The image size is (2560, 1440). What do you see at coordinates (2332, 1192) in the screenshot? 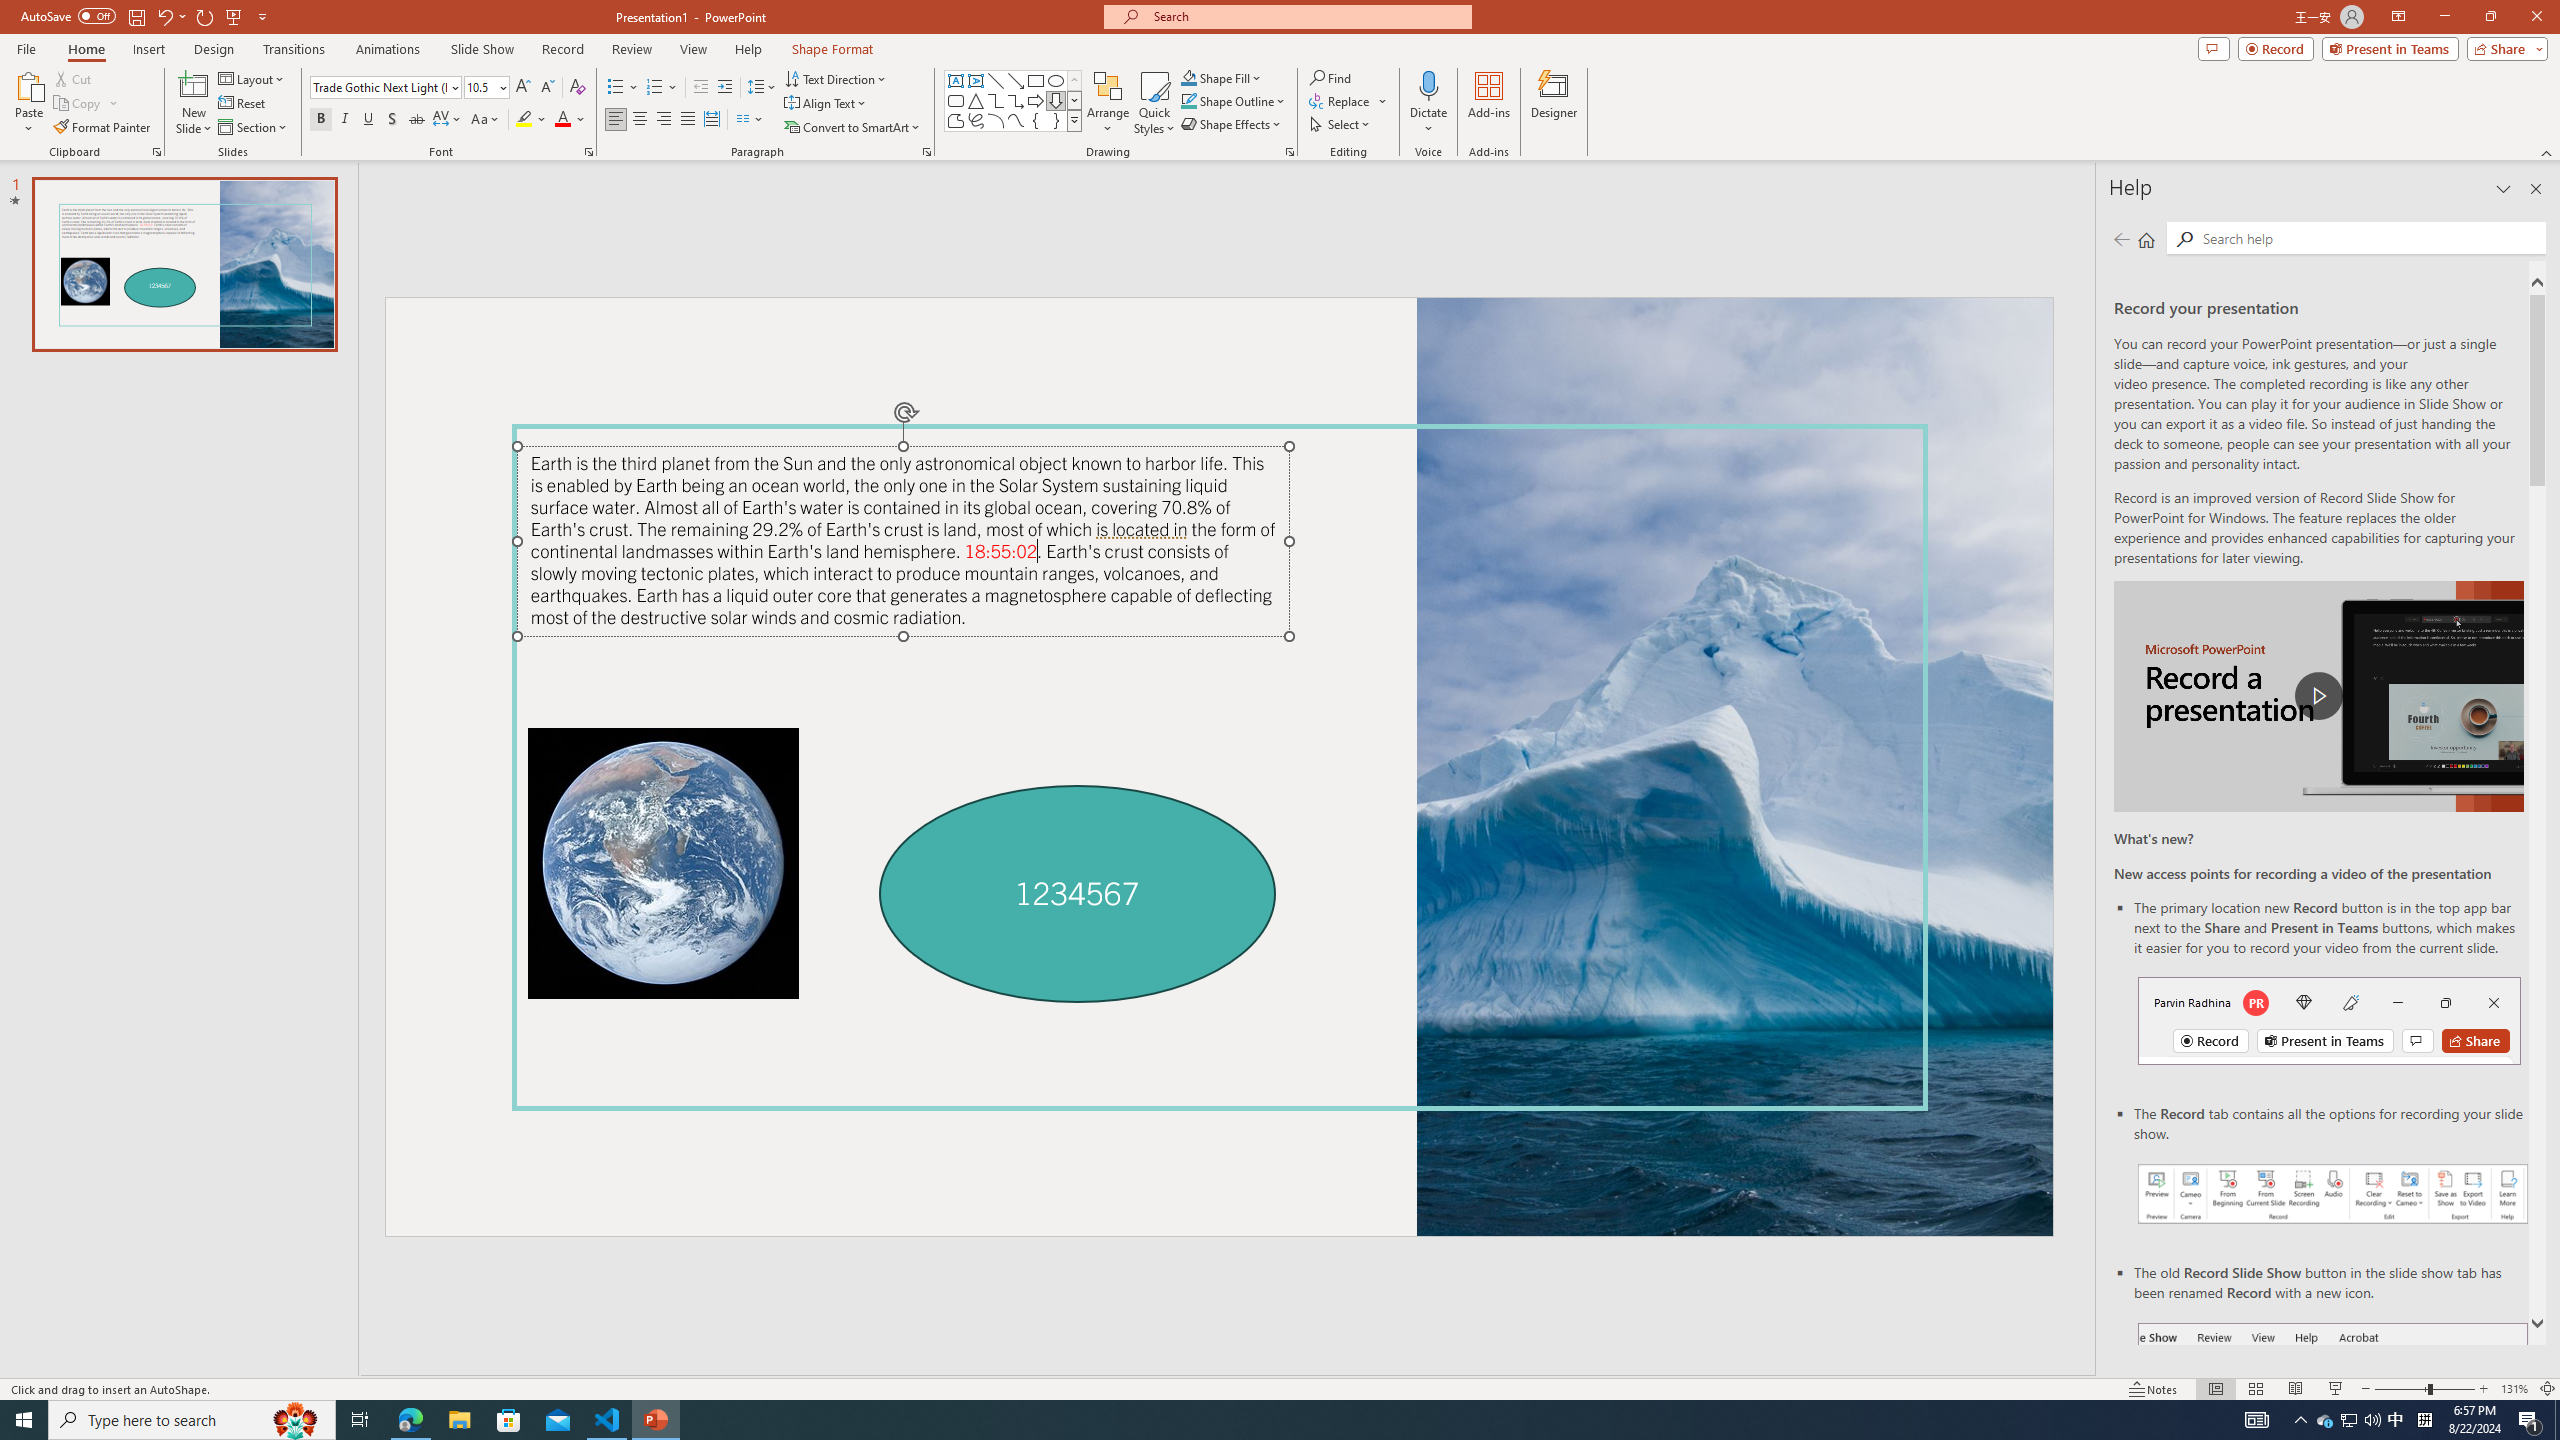
I see `'Record your presentations screenshot one'` at bounding box center [2332, 1192].